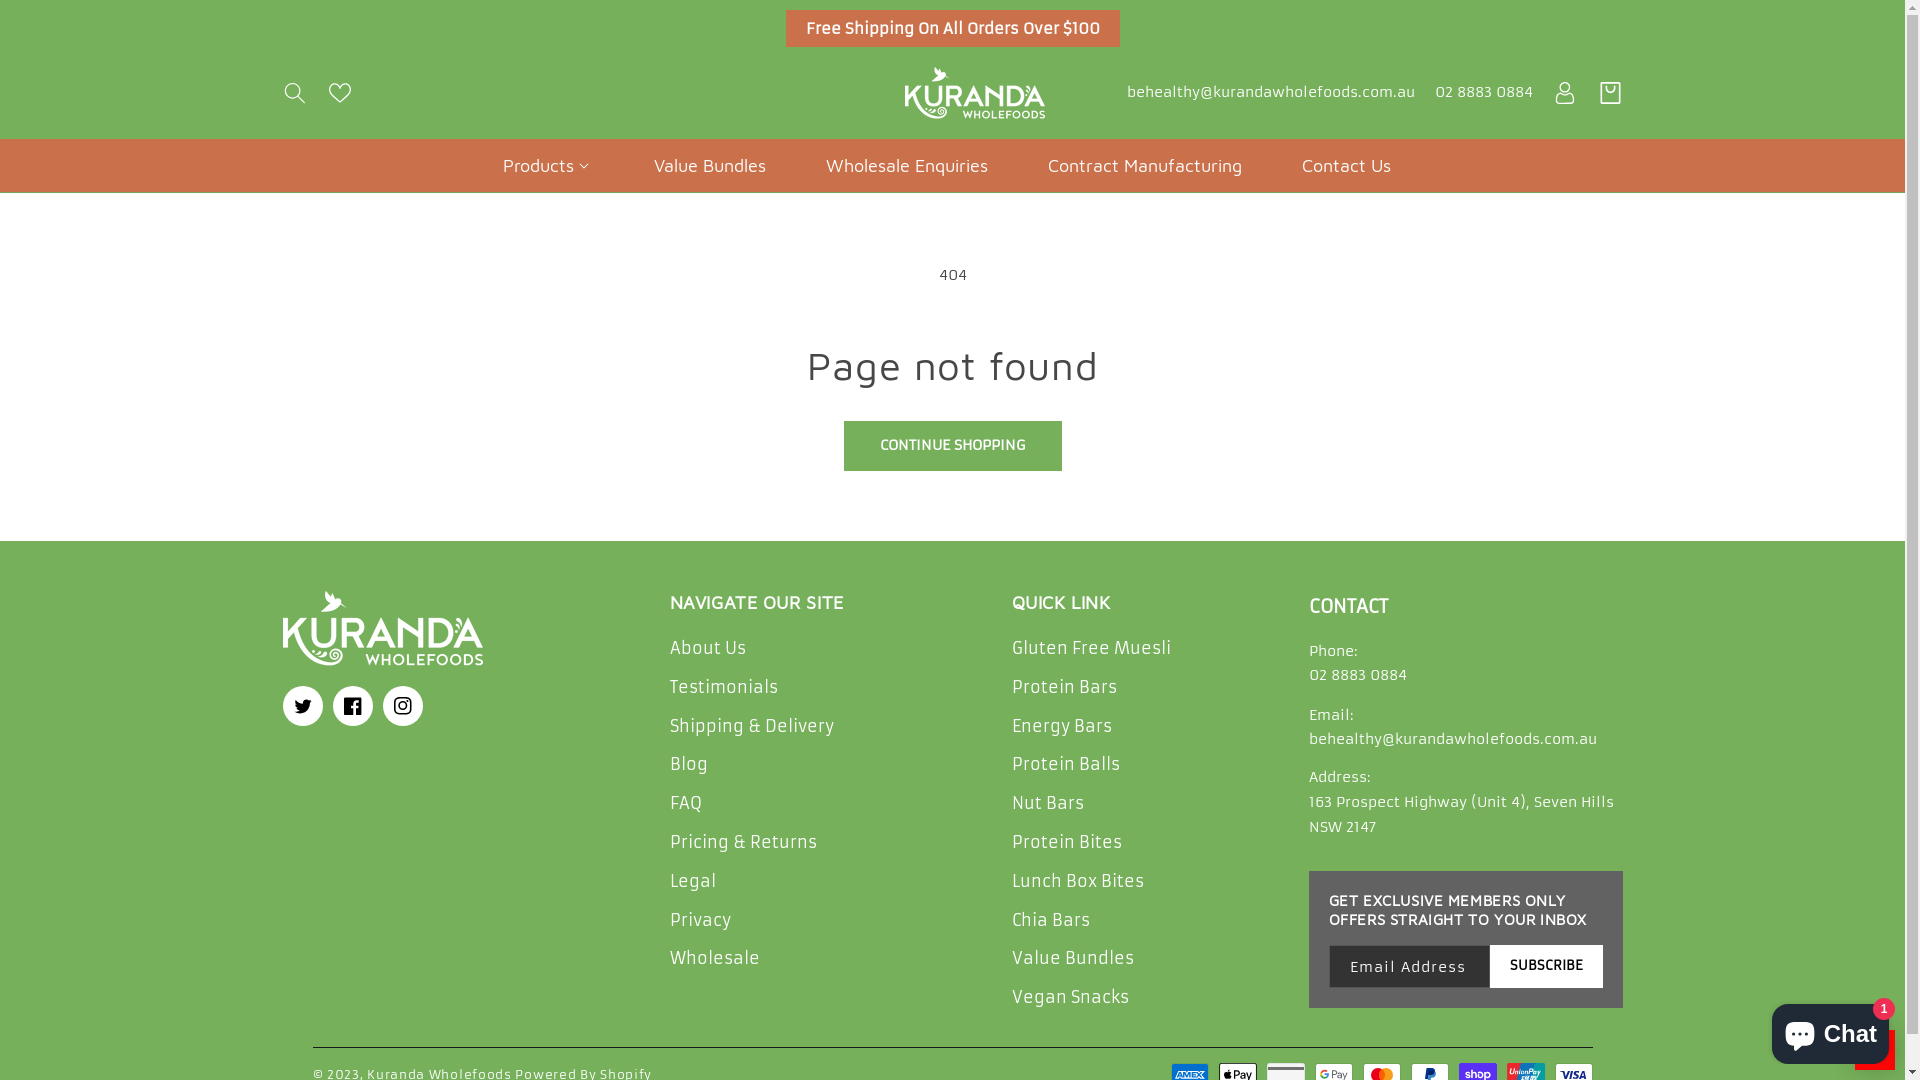 The height and width of the screenshot is (1080, 1920). I want to click on 'Wholesale Enquiries', so click(906, 164).